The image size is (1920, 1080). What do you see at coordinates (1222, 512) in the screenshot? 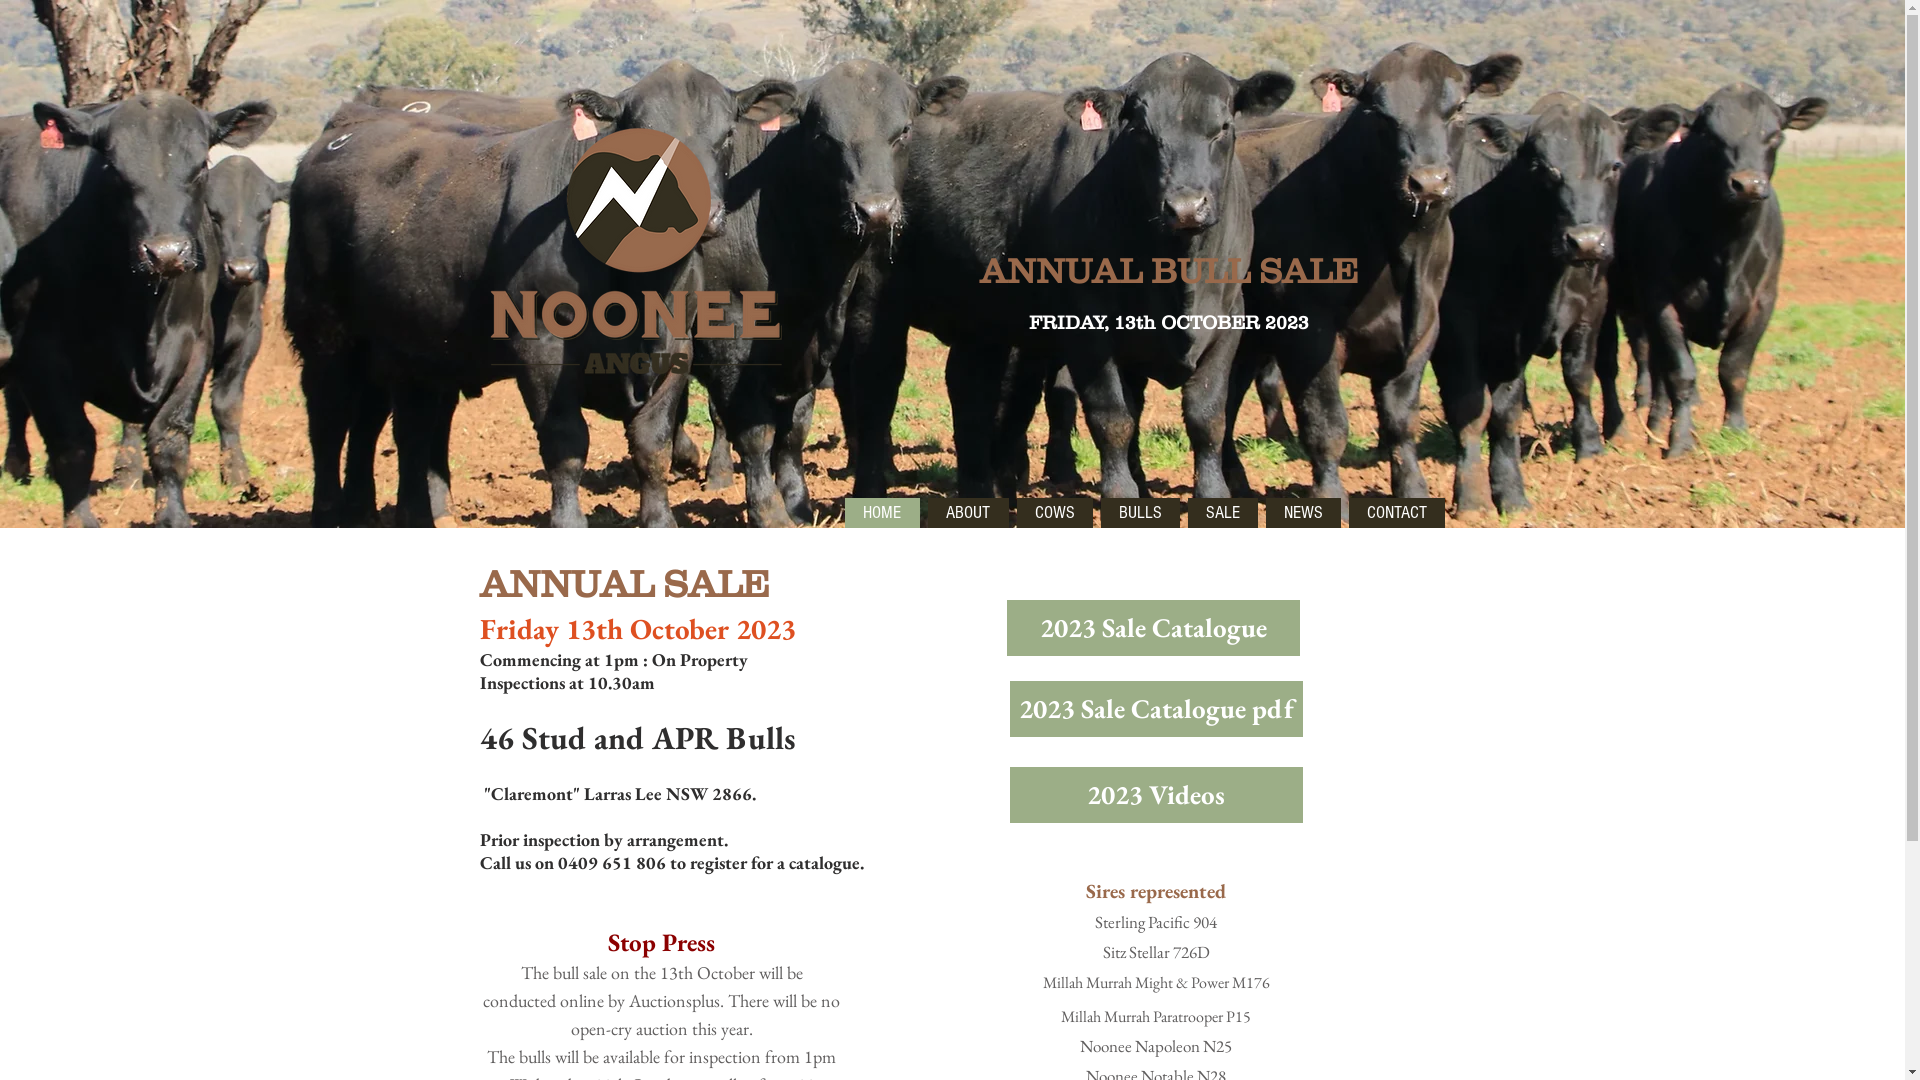
I see `'SALE'` at bounding box center [1222, 512].